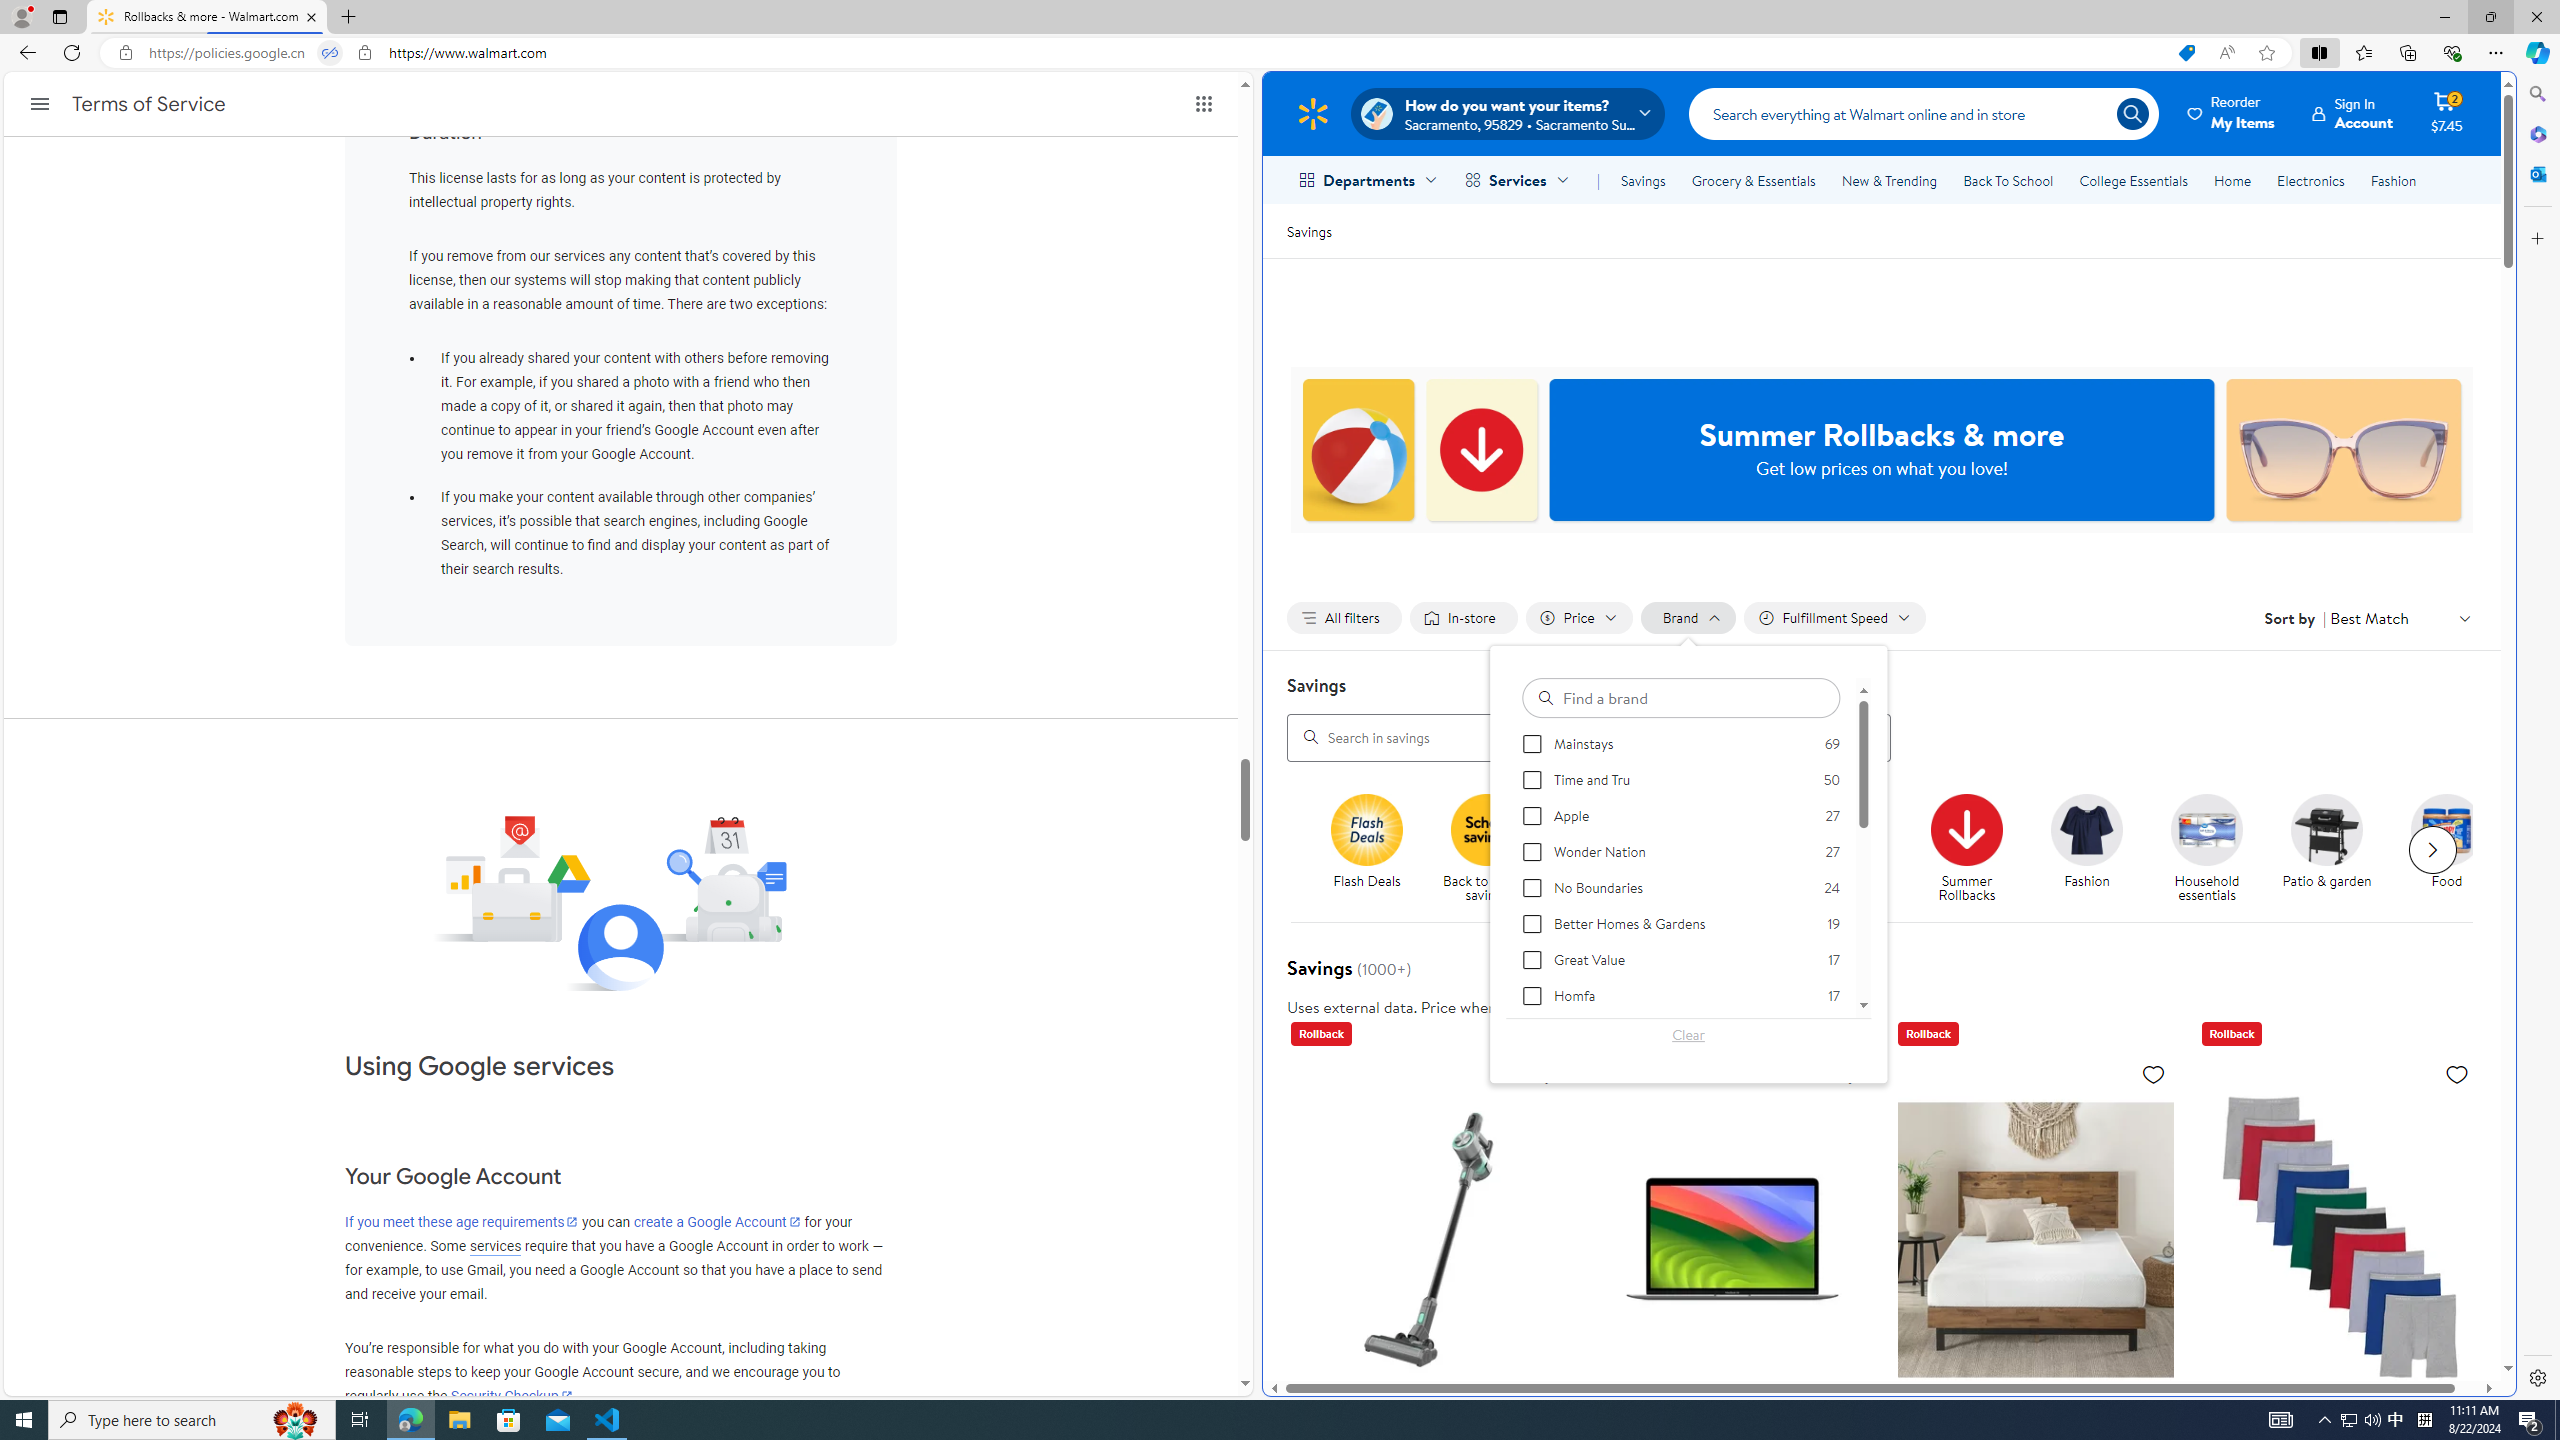  I want to click on 'Back To School', so click(2007, 180).